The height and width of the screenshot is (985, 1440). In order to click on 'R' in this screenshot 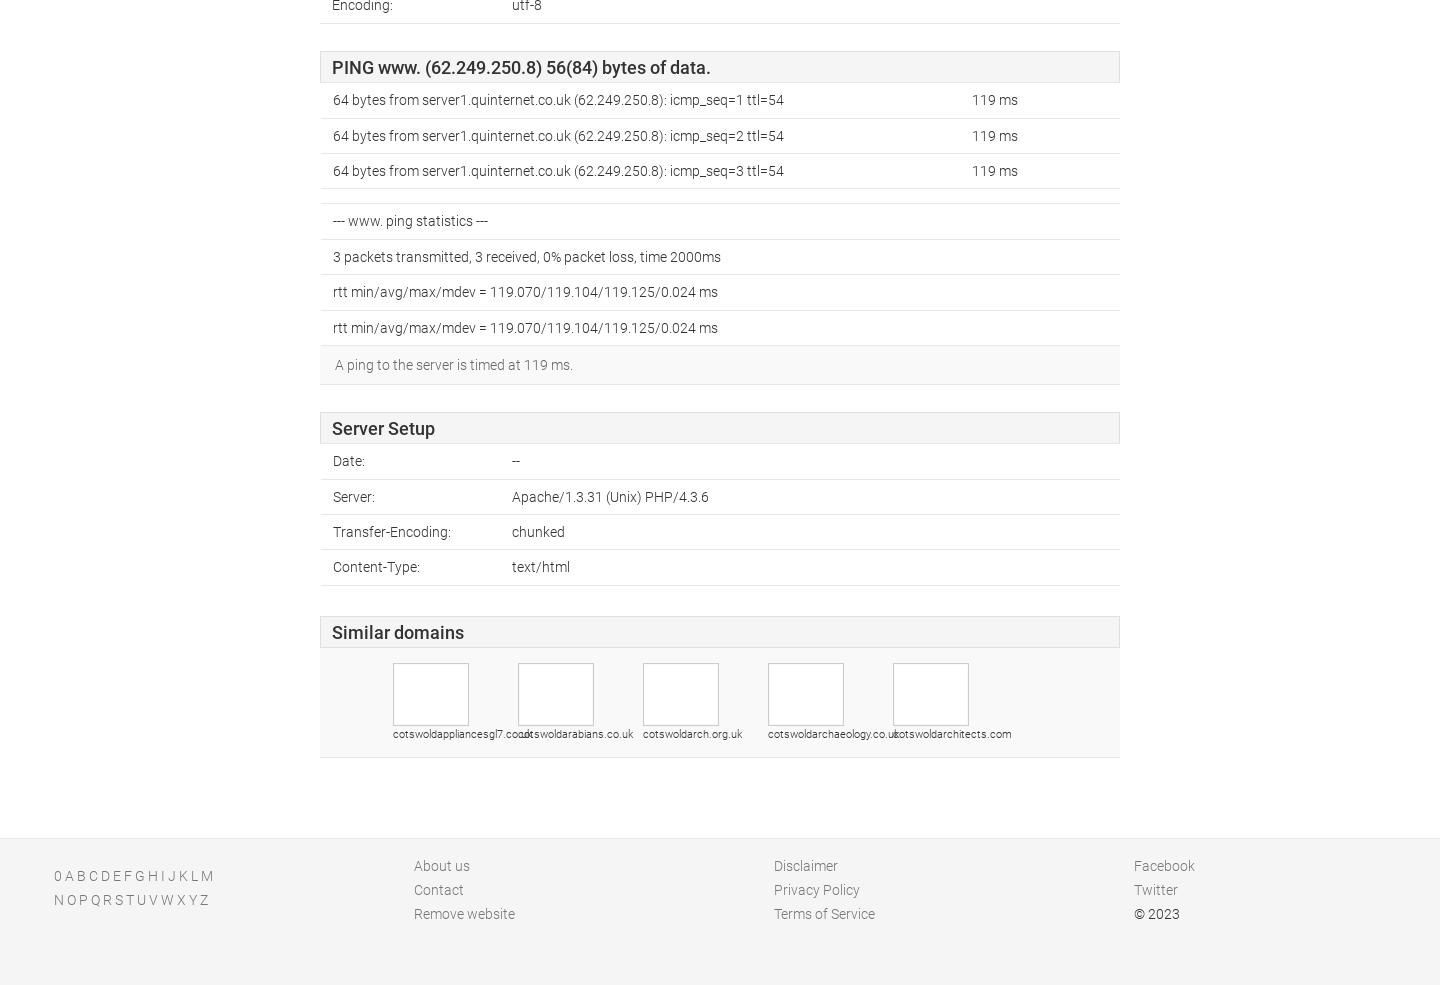, I will do `click(106, 899)`.